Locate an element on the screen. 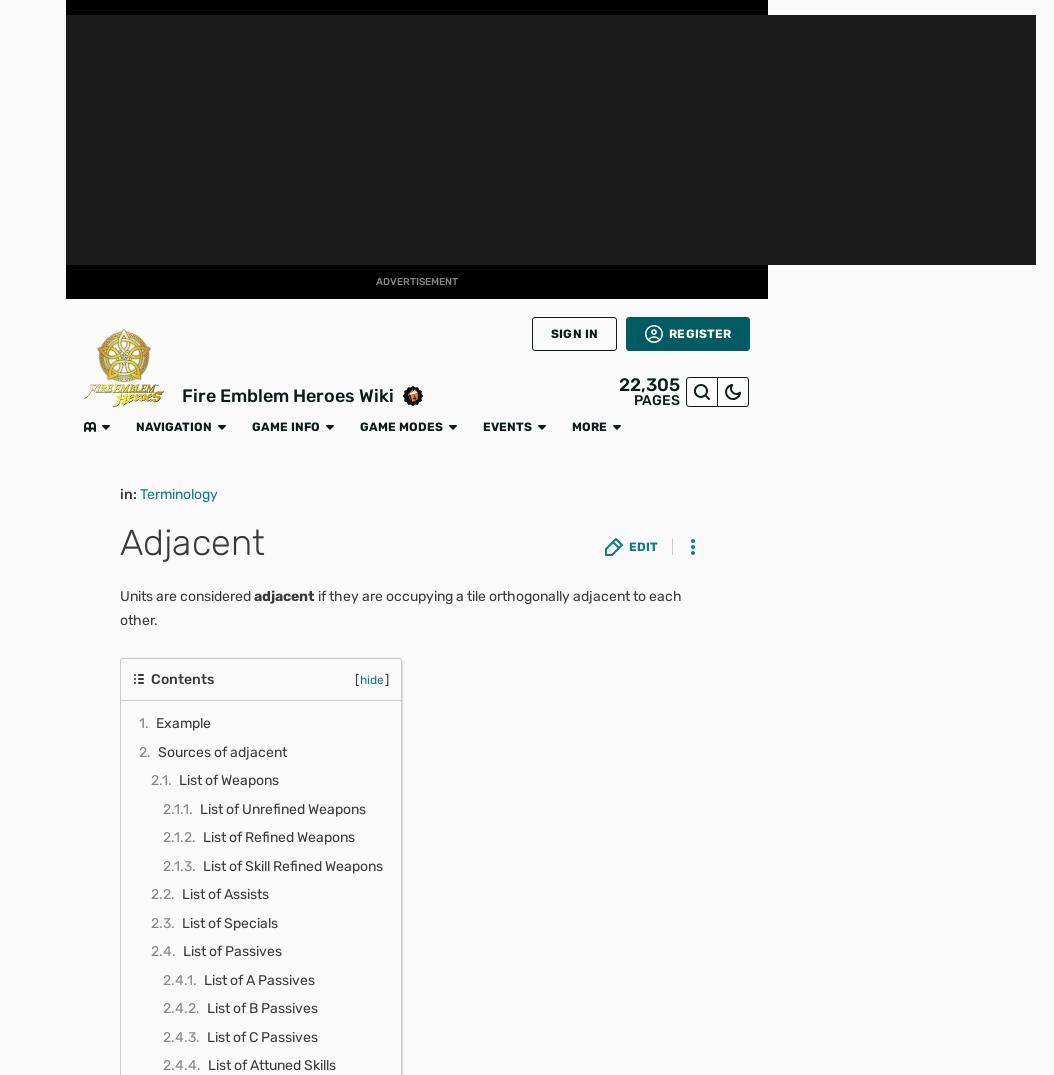 The image size is (1054, 1075). 'Anime' is located at coordinates (16, 357).